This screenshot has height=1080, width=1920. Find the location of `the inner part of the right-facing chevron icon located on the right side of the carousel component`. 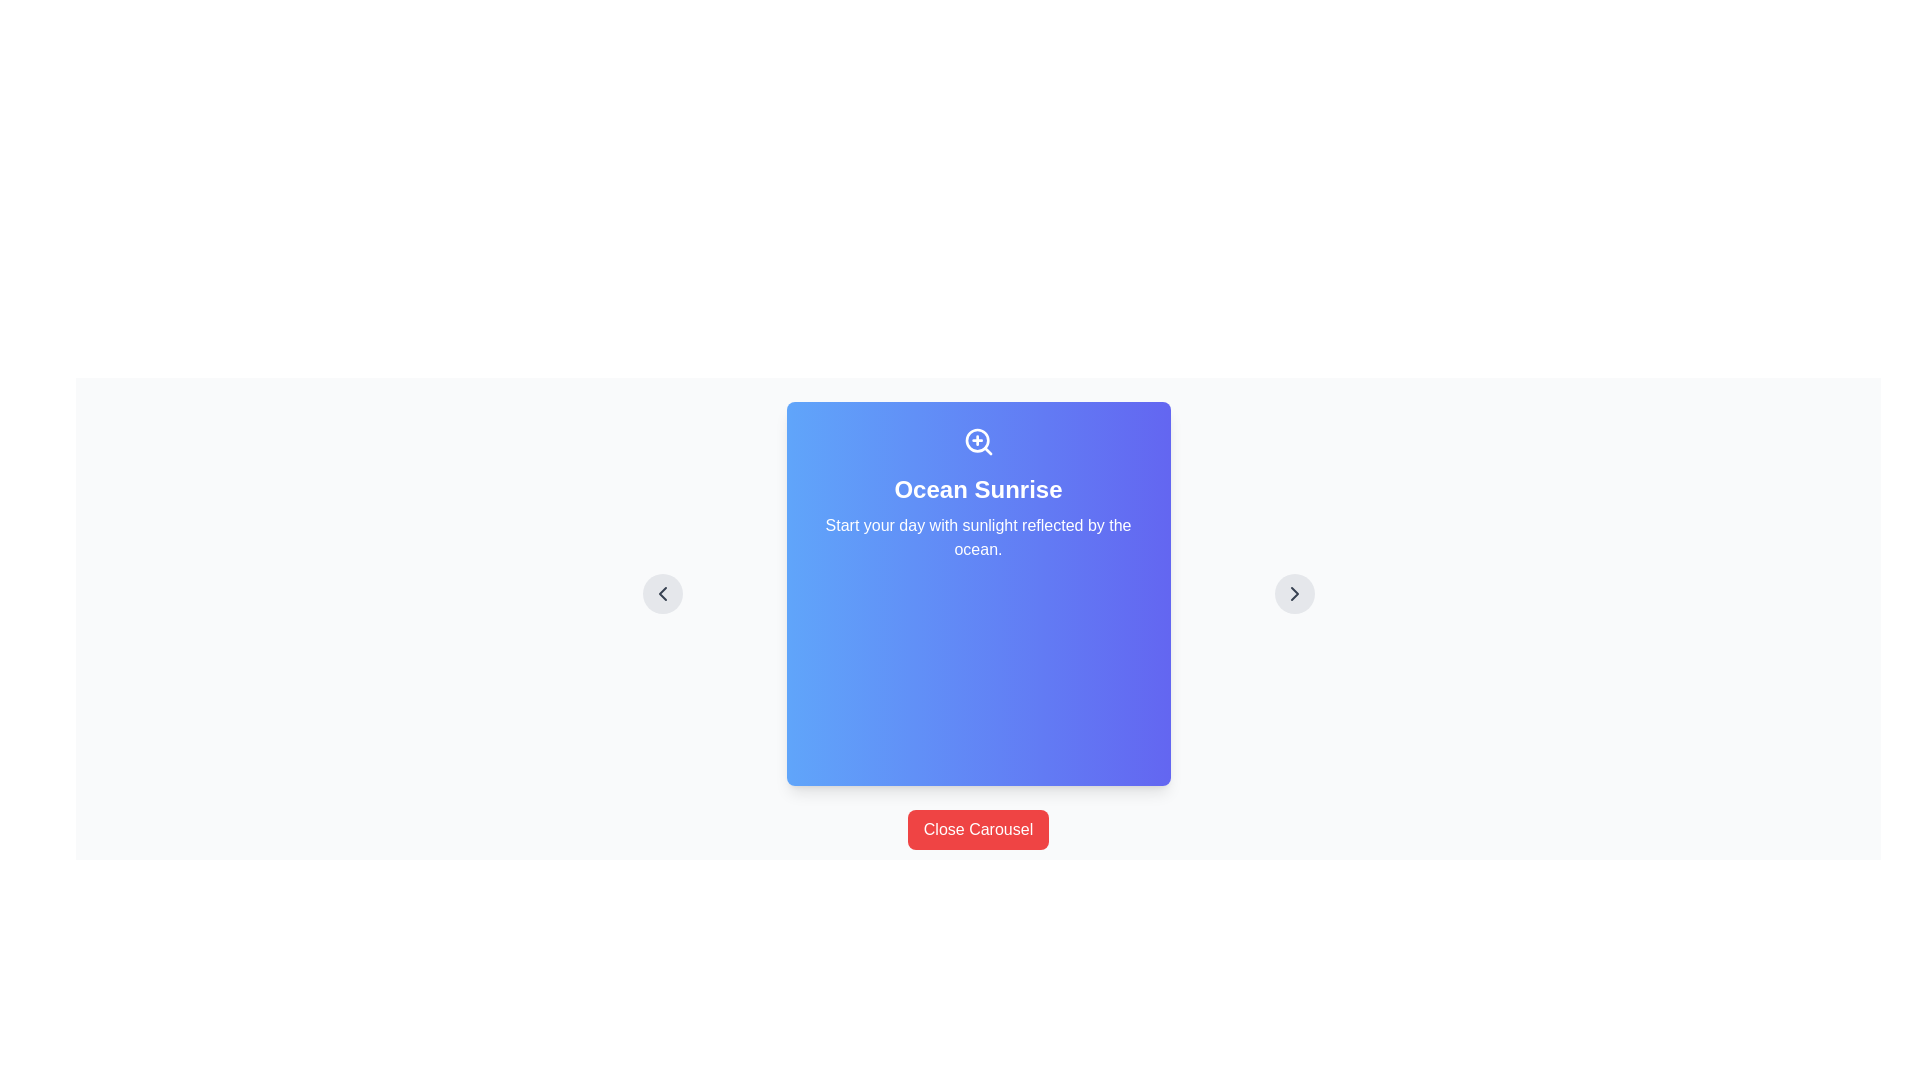

the inner part of the right-facing chevron icon located on the right side of the carousel component is located at coordinates (1294, 593).